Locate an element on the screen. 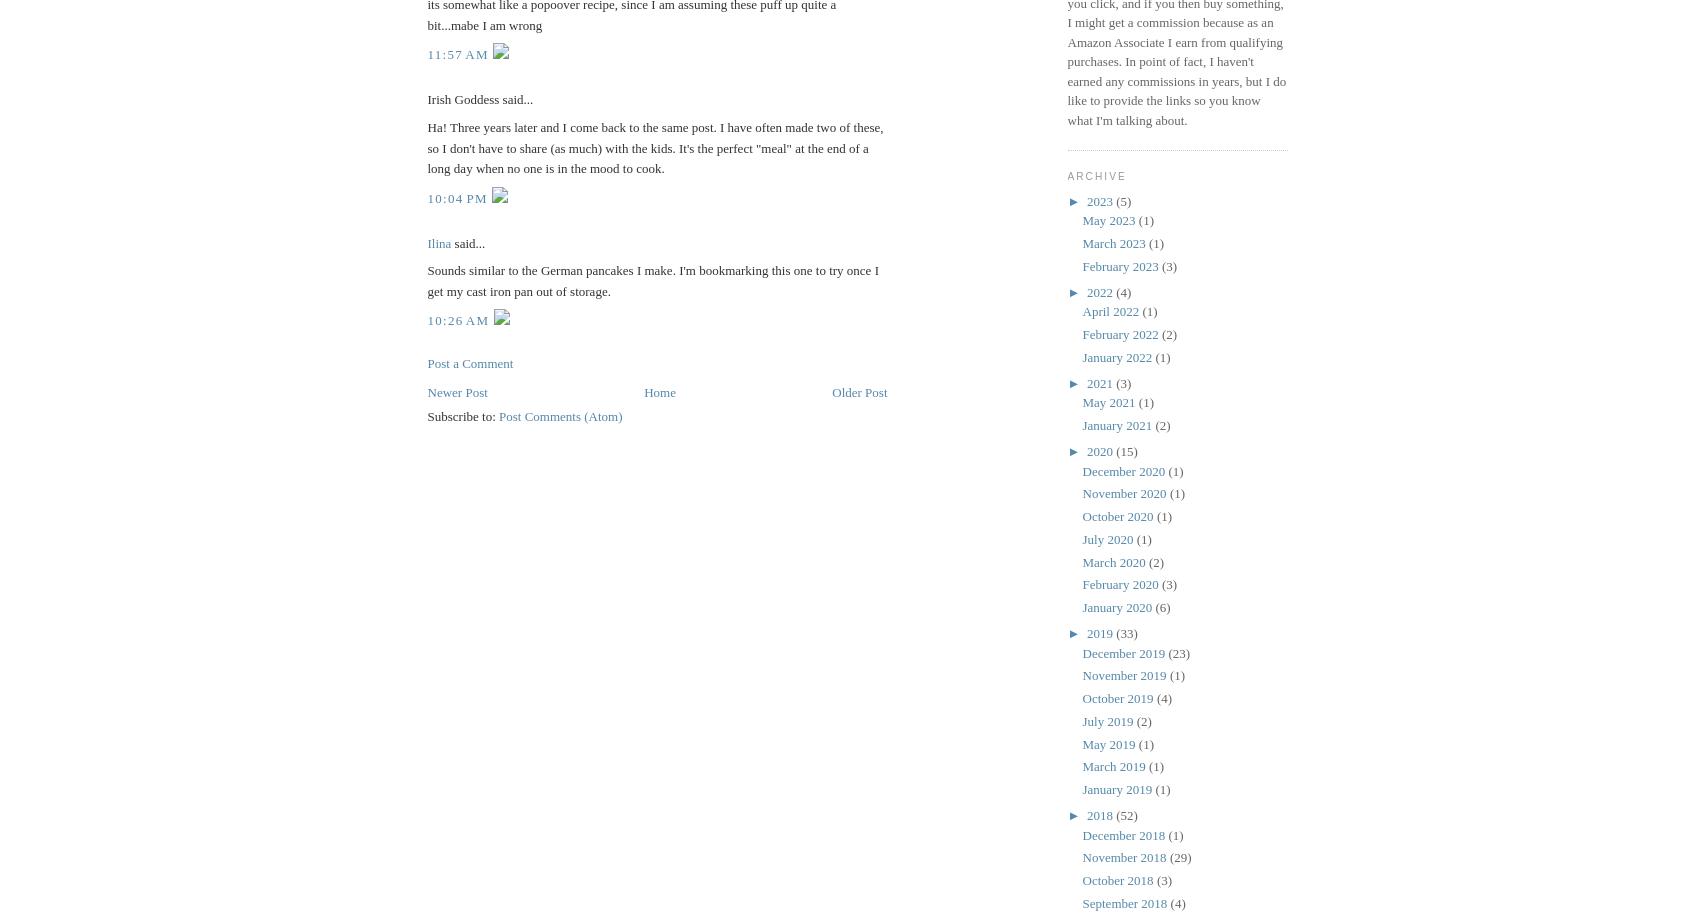  'February 2023' is located at coordinates (1120, 264).